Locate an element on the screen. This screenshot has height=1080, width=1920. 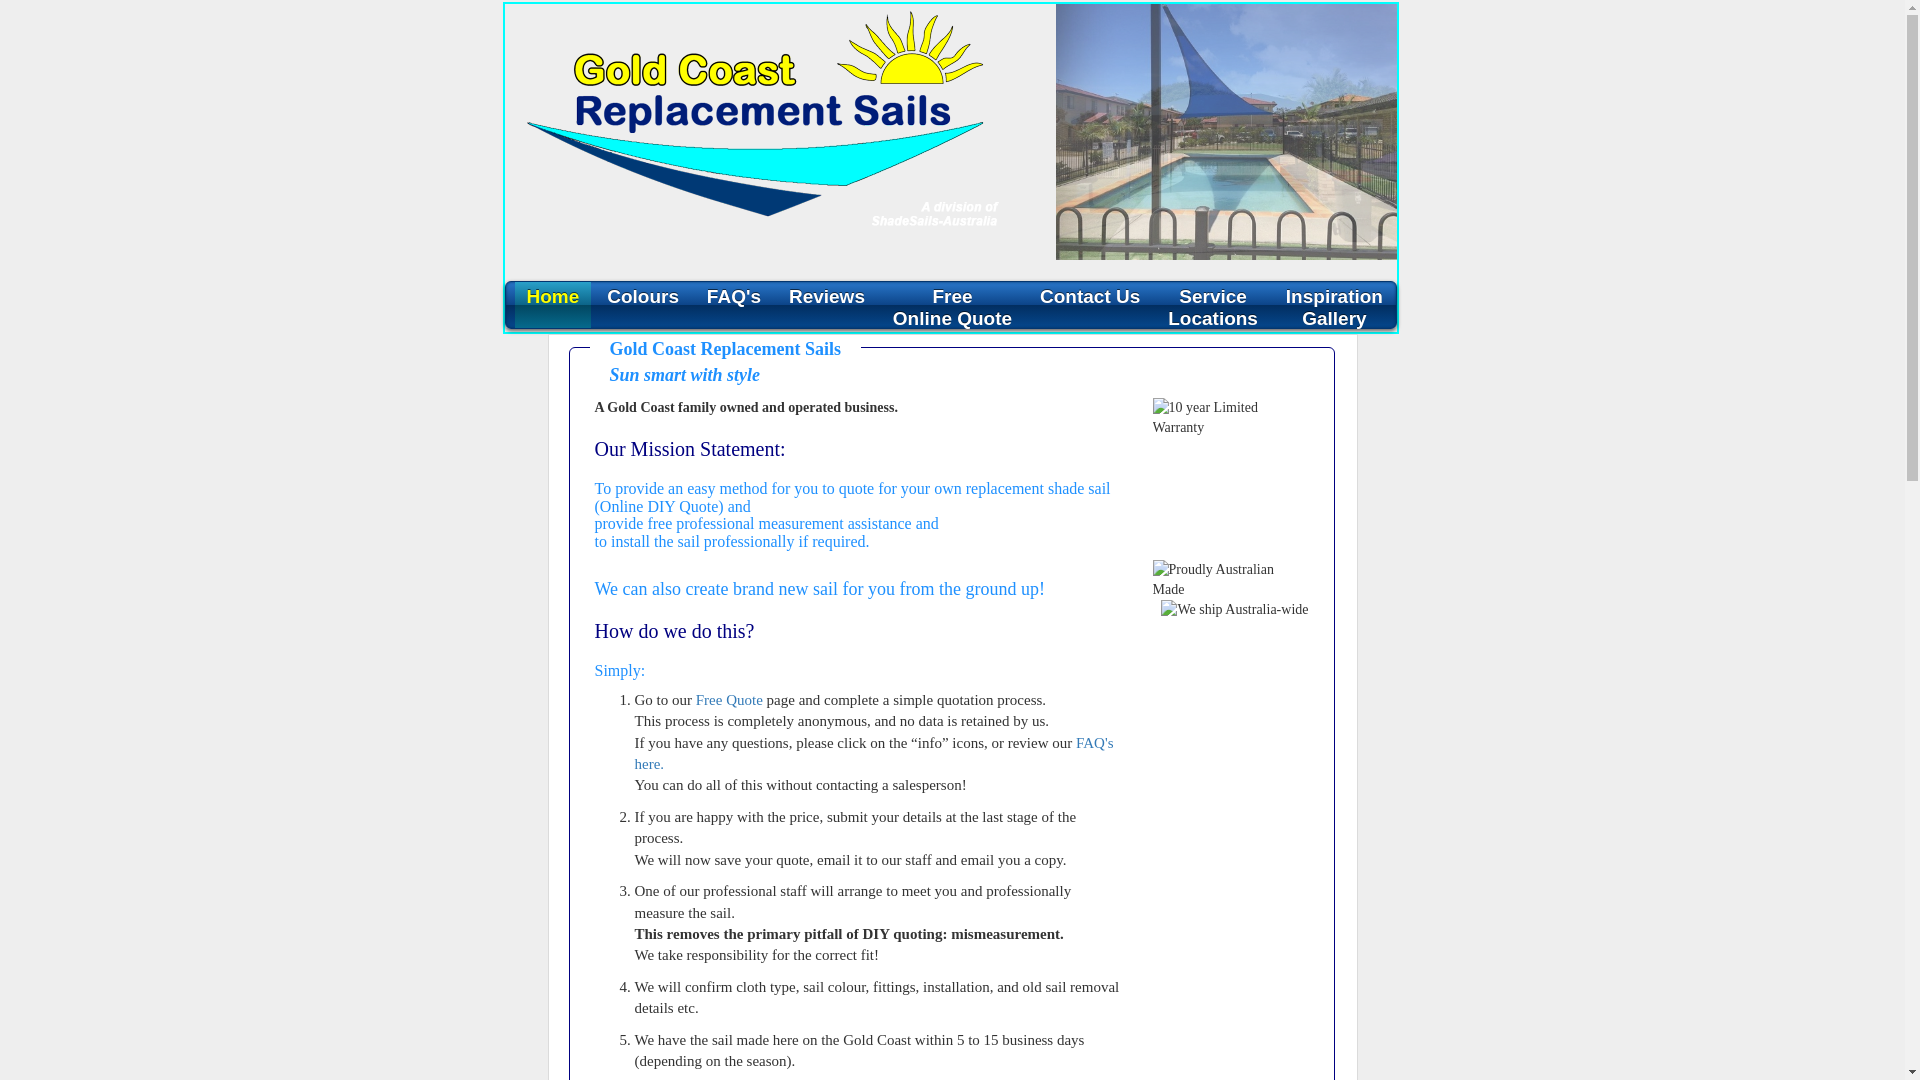
'Free Quote' is located at coordinates (728, 698).